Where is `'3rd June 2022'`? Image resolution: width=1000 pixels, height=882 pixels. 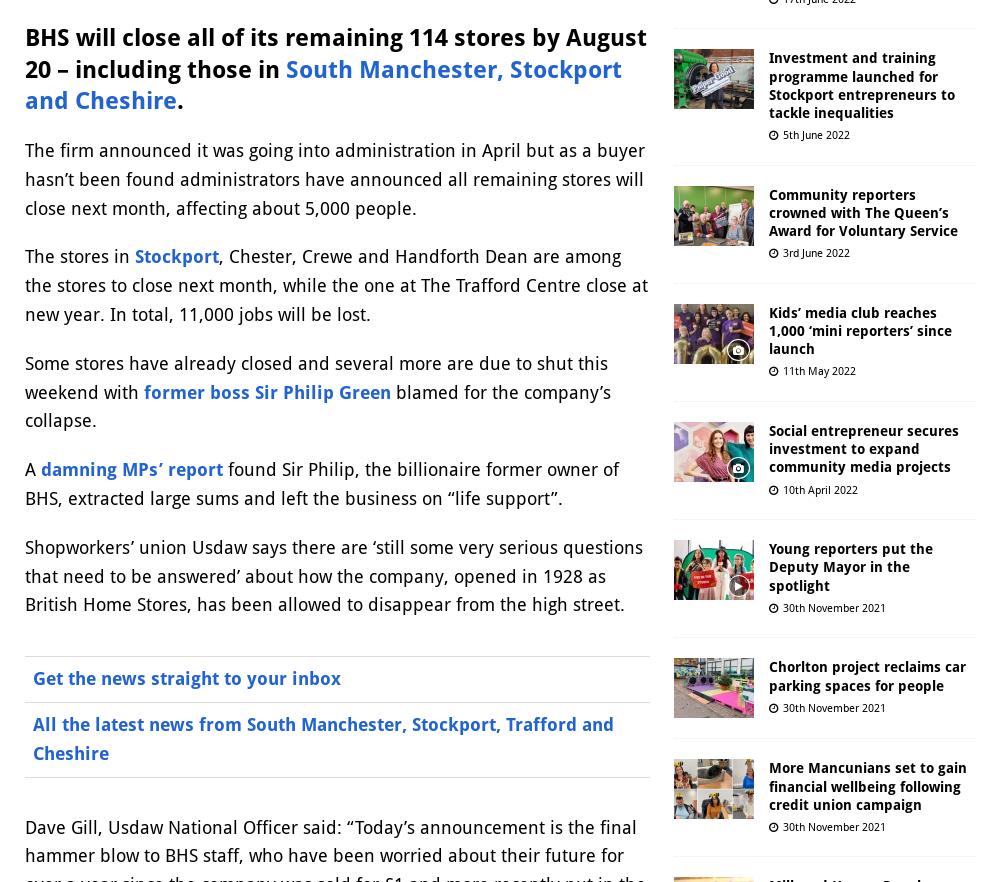 '3rd June 2022' is located at coordinates (783, 253).